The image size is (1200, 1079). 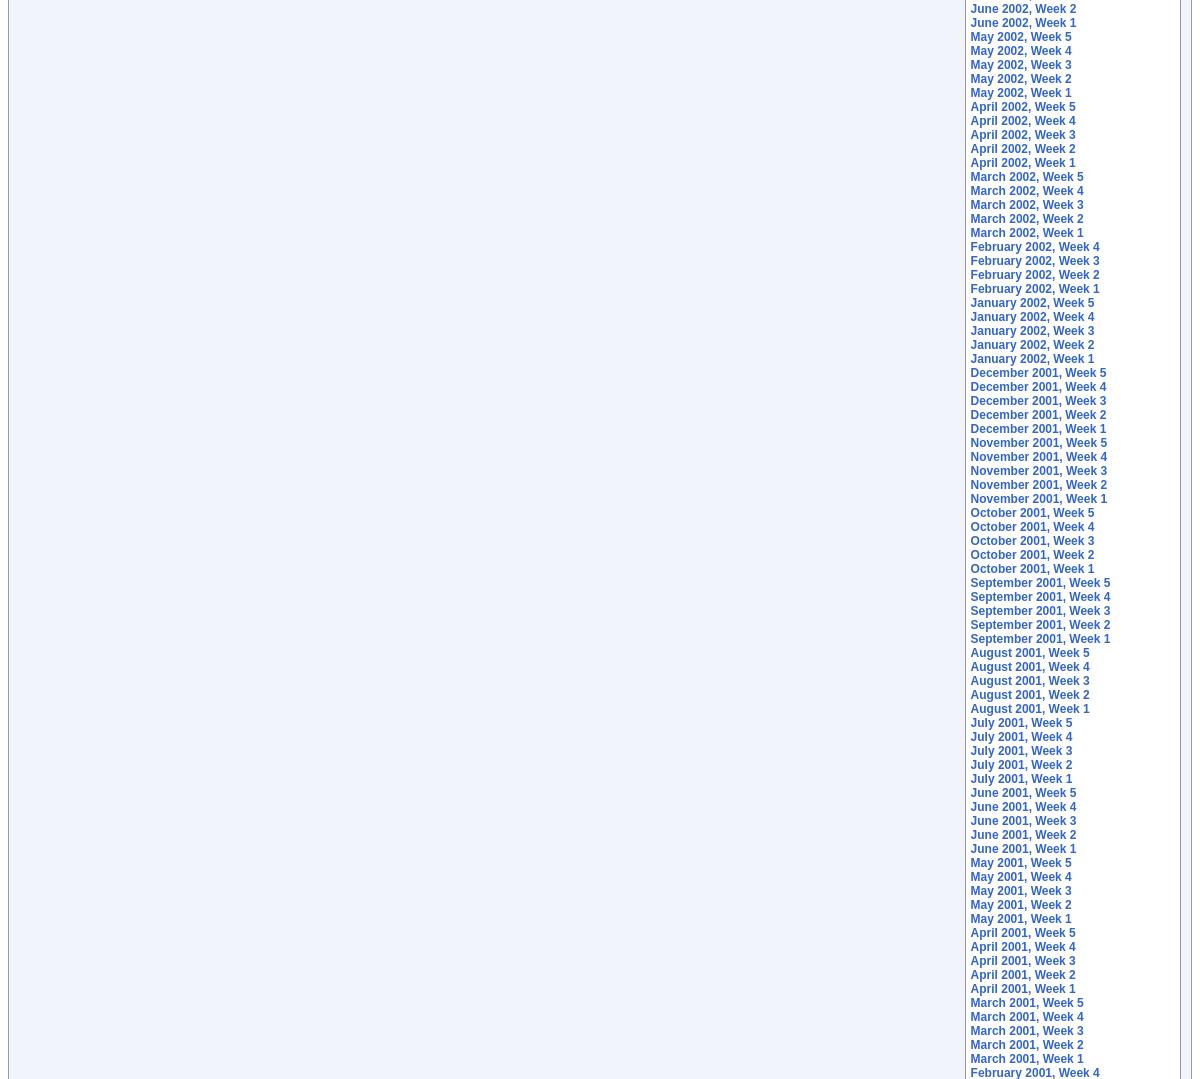 What do you see at coordinates (1020, 93) in the screenshot?
I see `'May 2002, Week 1'` at bounding box center [1020, 93].